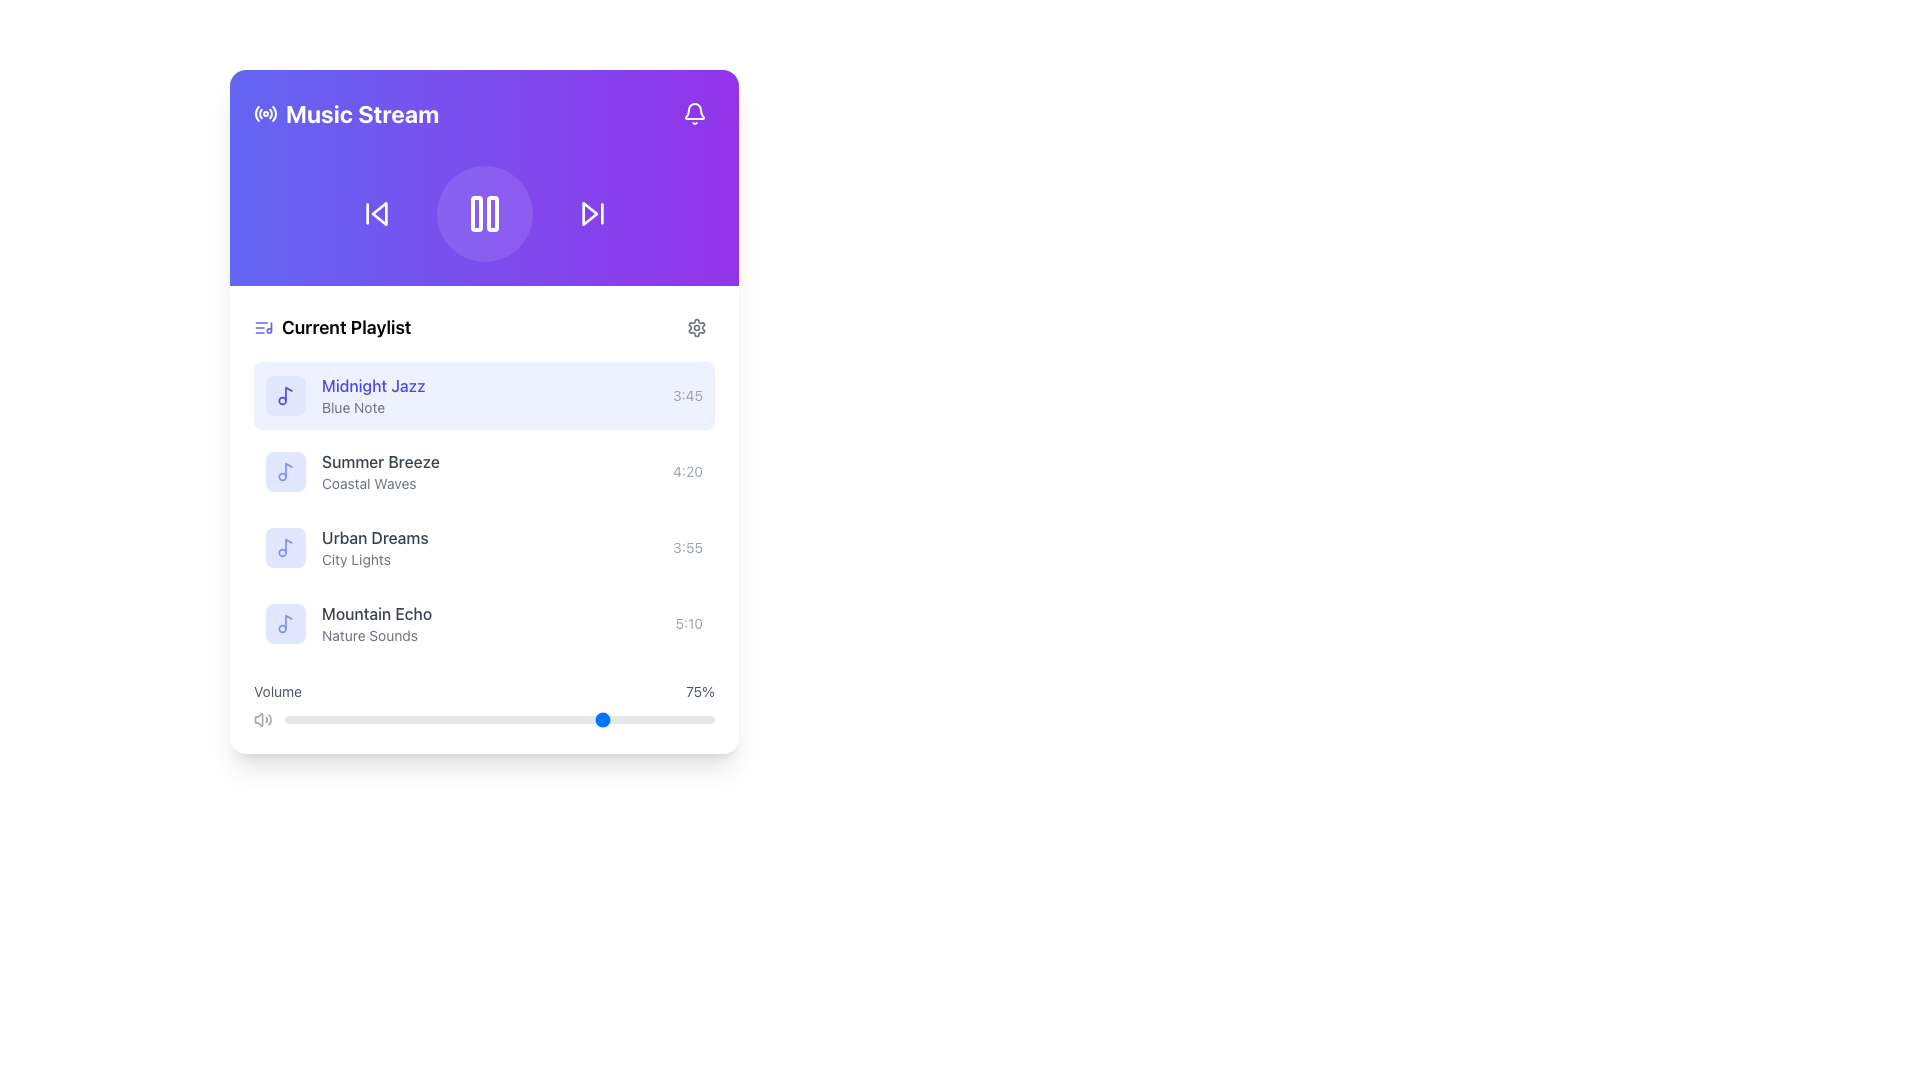  What do you see at coordinates (484, 508) in the screenshot?
I see `an item in the vertical list of the 'Current Playlist' section` at bounding box center [484, 508].